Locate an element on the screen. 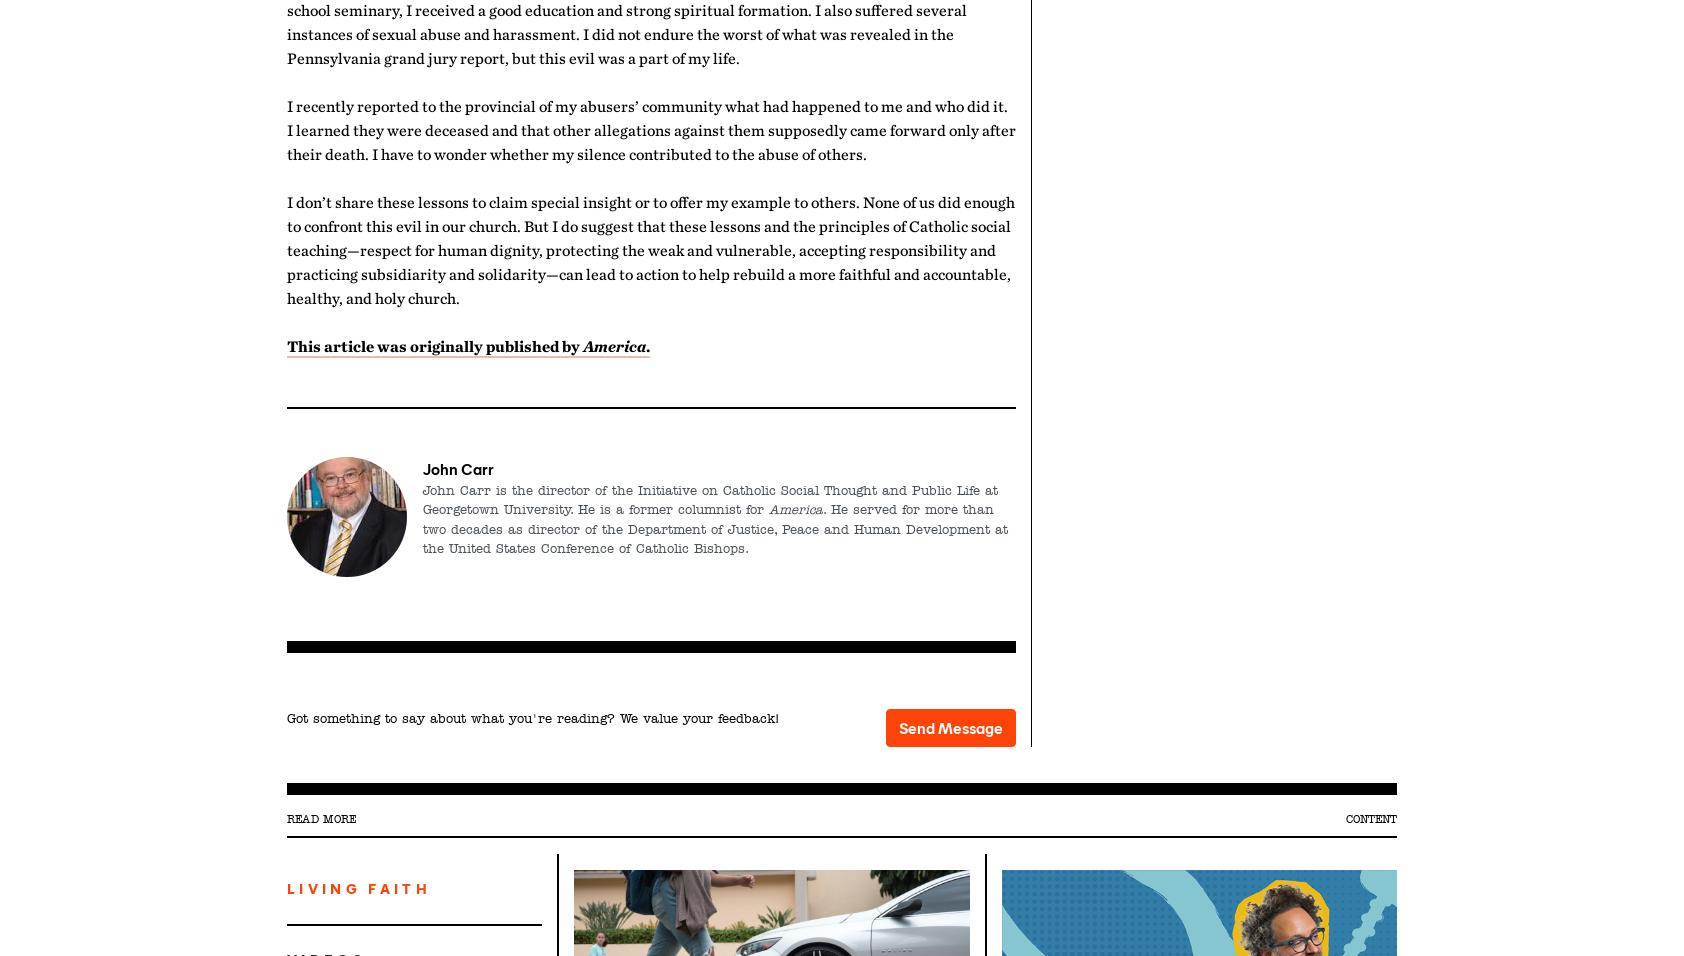 Image resolution: width=1684 pixels, height=956 pixels. 'This article was originally published by' is located at coordinates (286, 344).